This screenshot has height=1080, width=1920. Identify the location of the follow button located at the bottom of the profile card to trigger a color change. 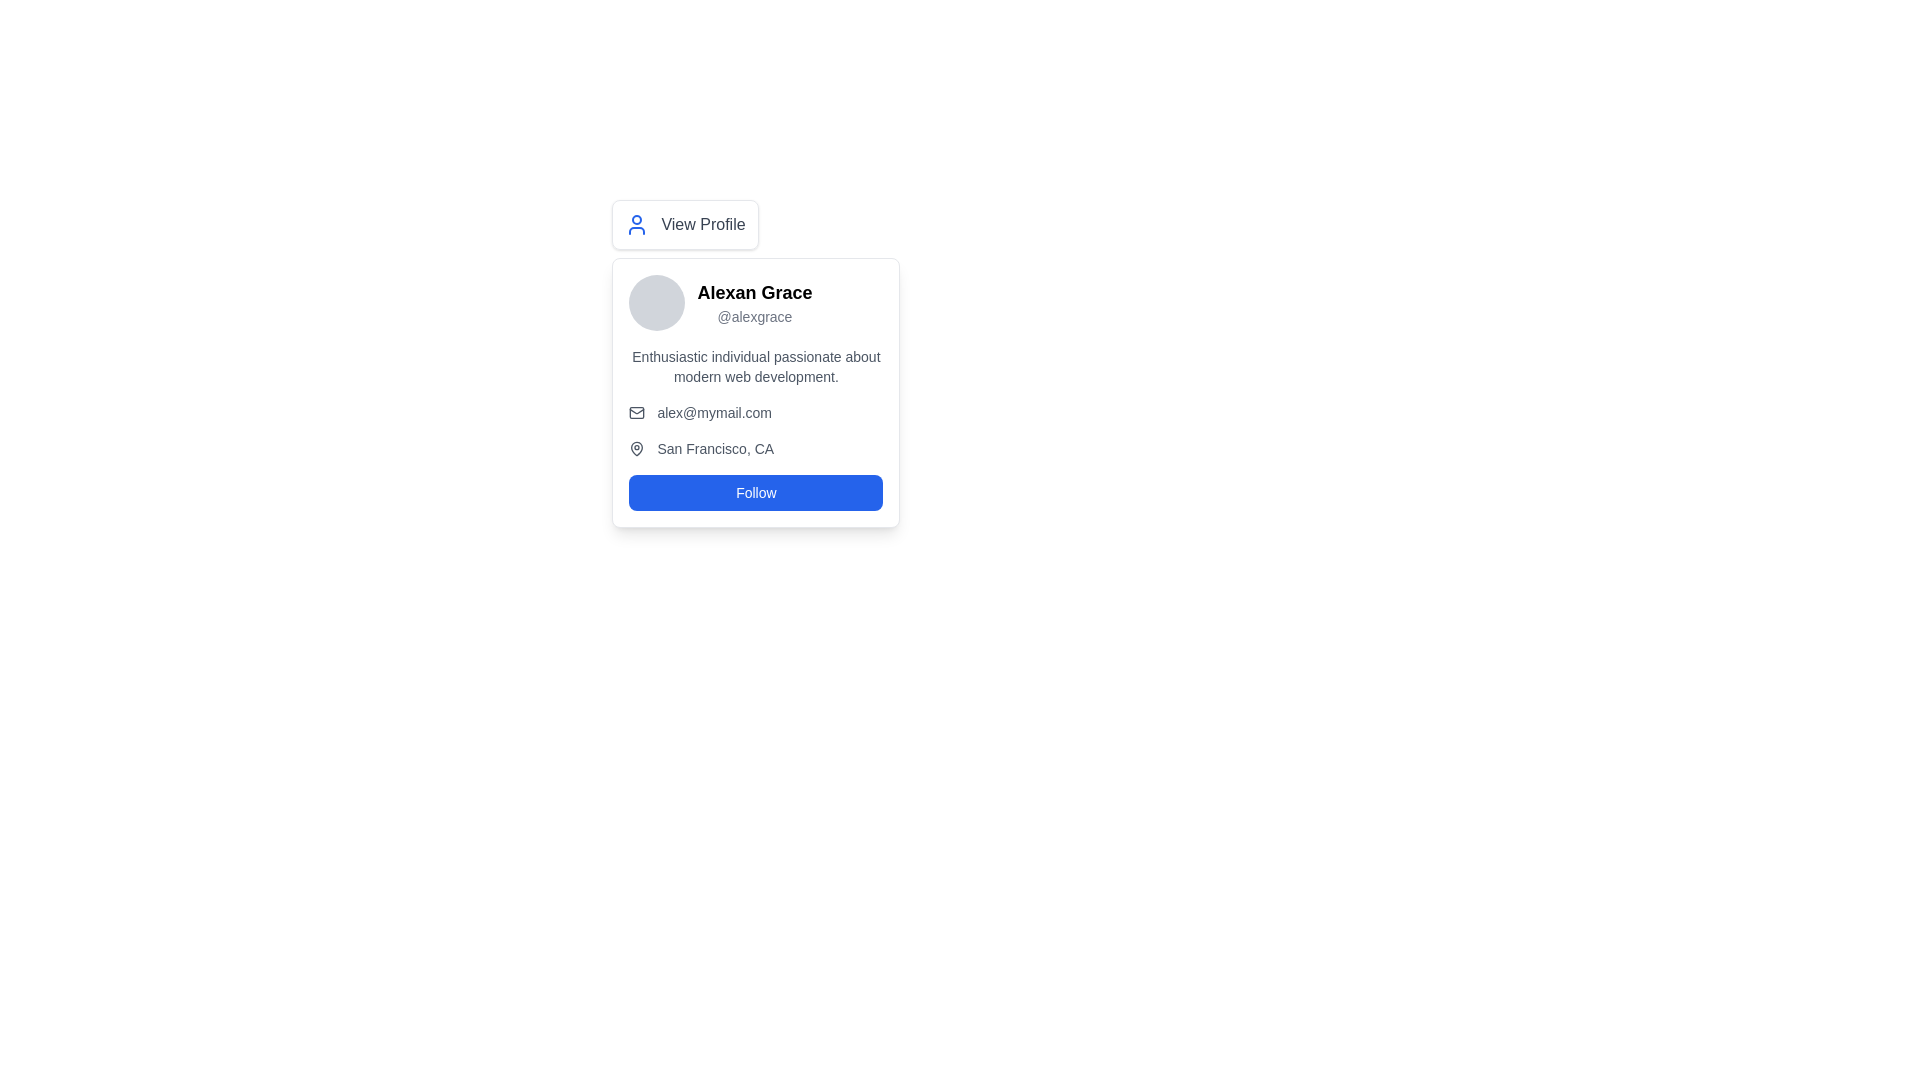
(755, 493).